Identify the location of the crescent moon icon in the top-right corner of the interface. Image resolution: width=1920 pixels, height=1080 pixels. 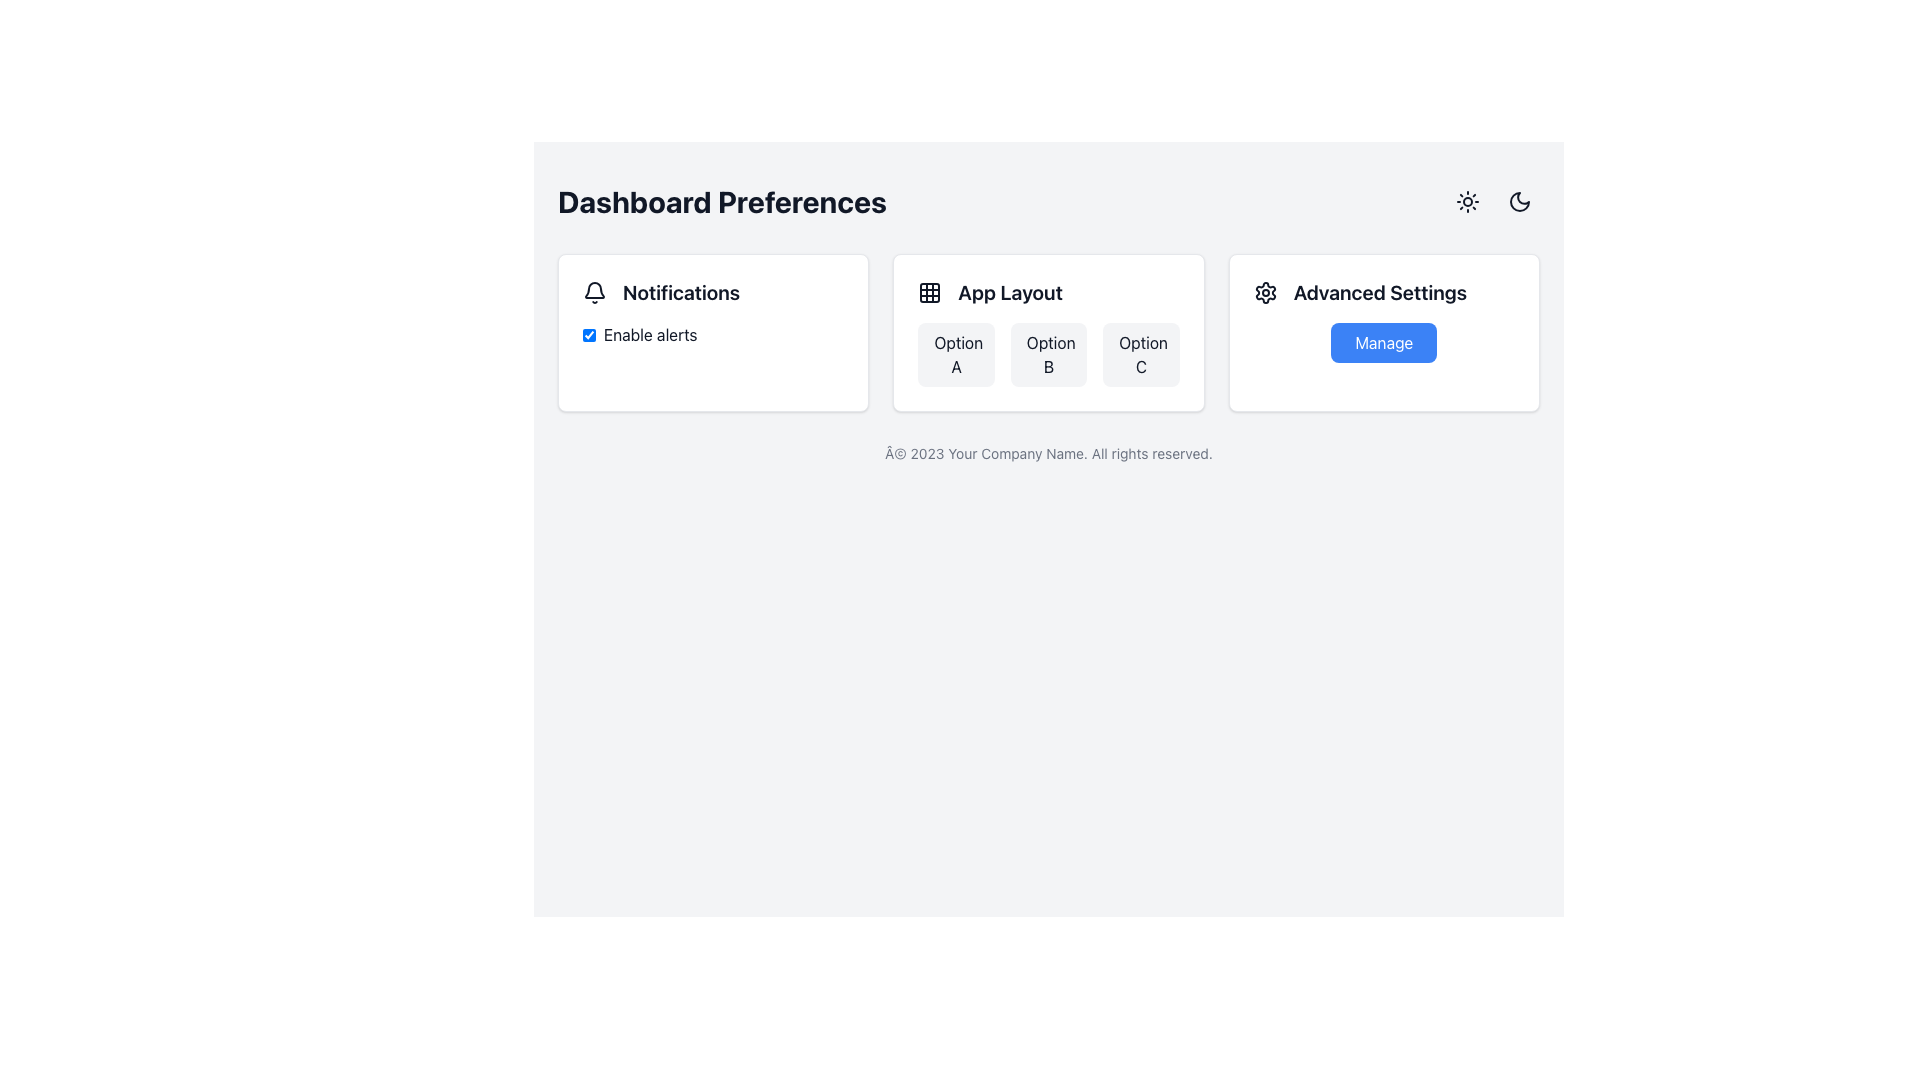
(1520, 201).